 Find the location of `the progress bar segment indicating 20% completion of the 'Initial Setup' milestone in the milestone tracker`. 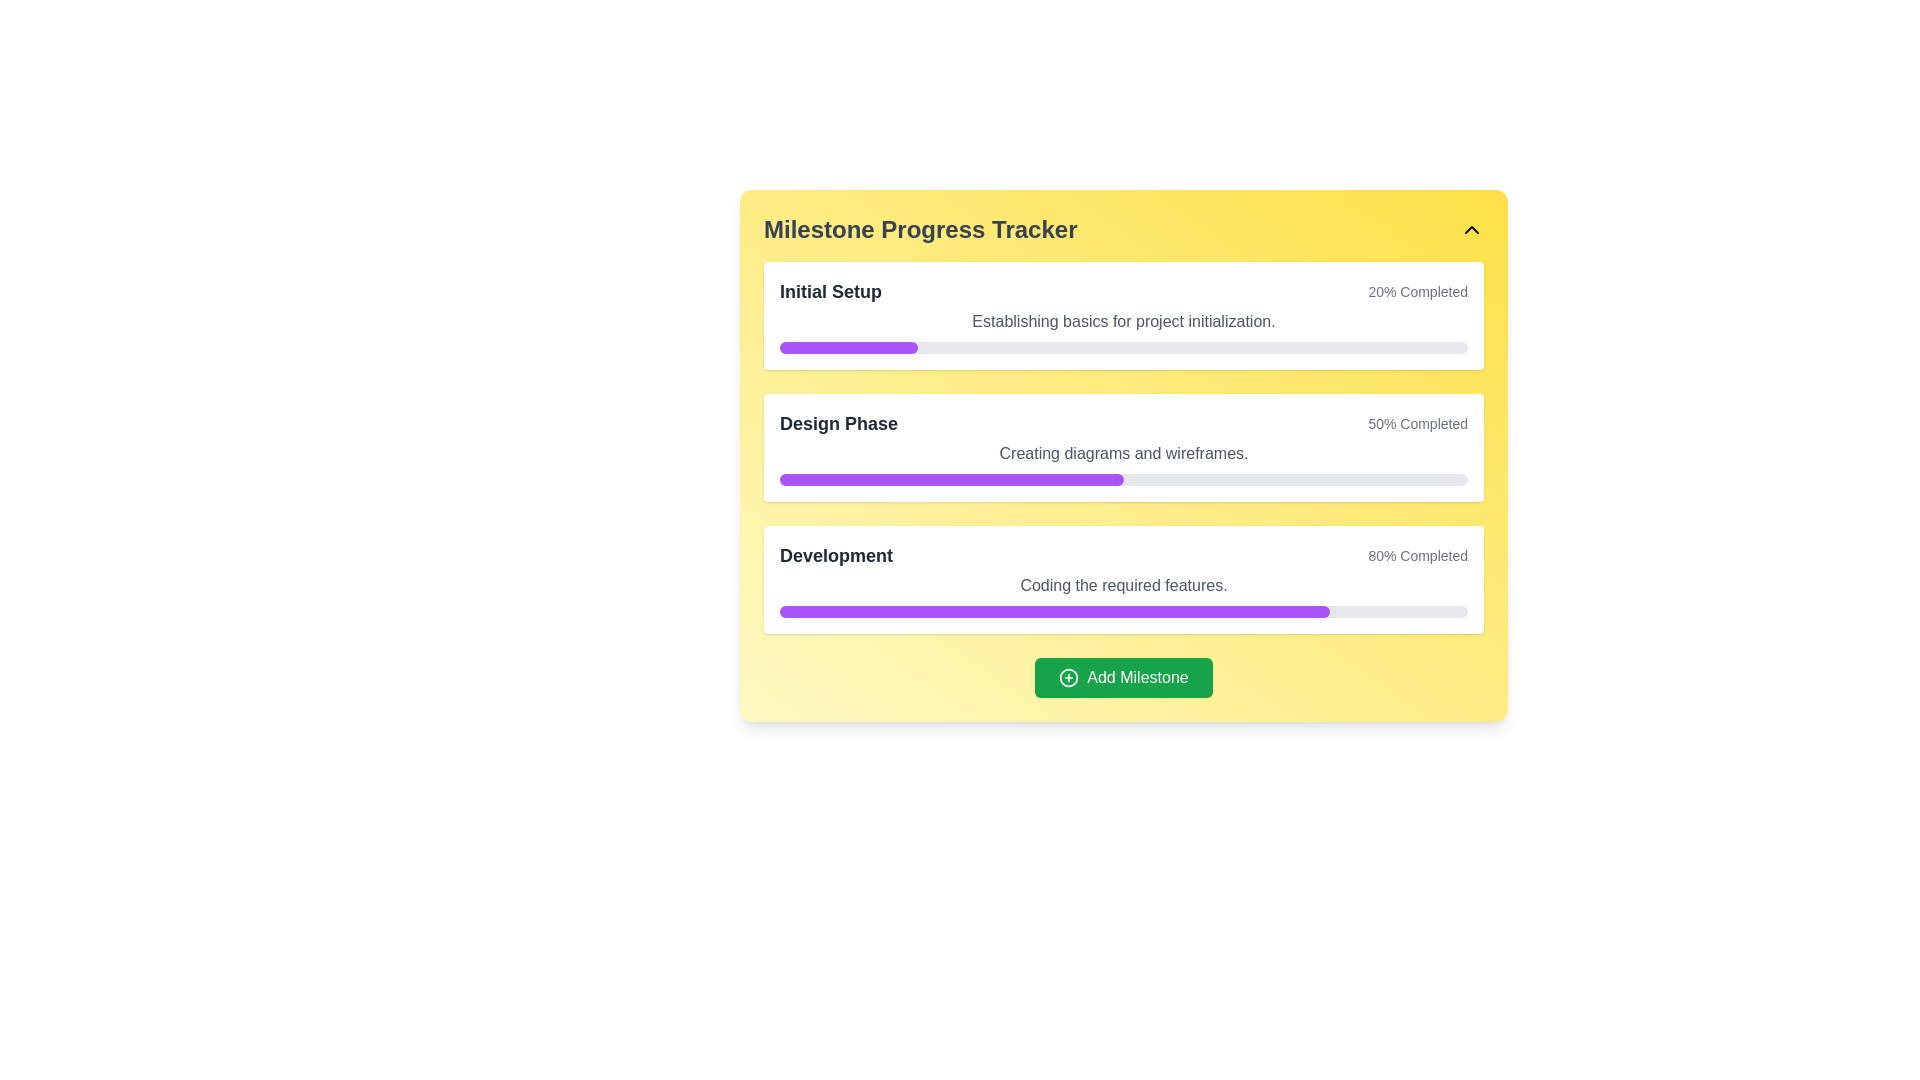

the progress bar segment indicating 20% completion of the 'Initial Setup' milestone in the milestone tracker is located at coordinates (848, 346).